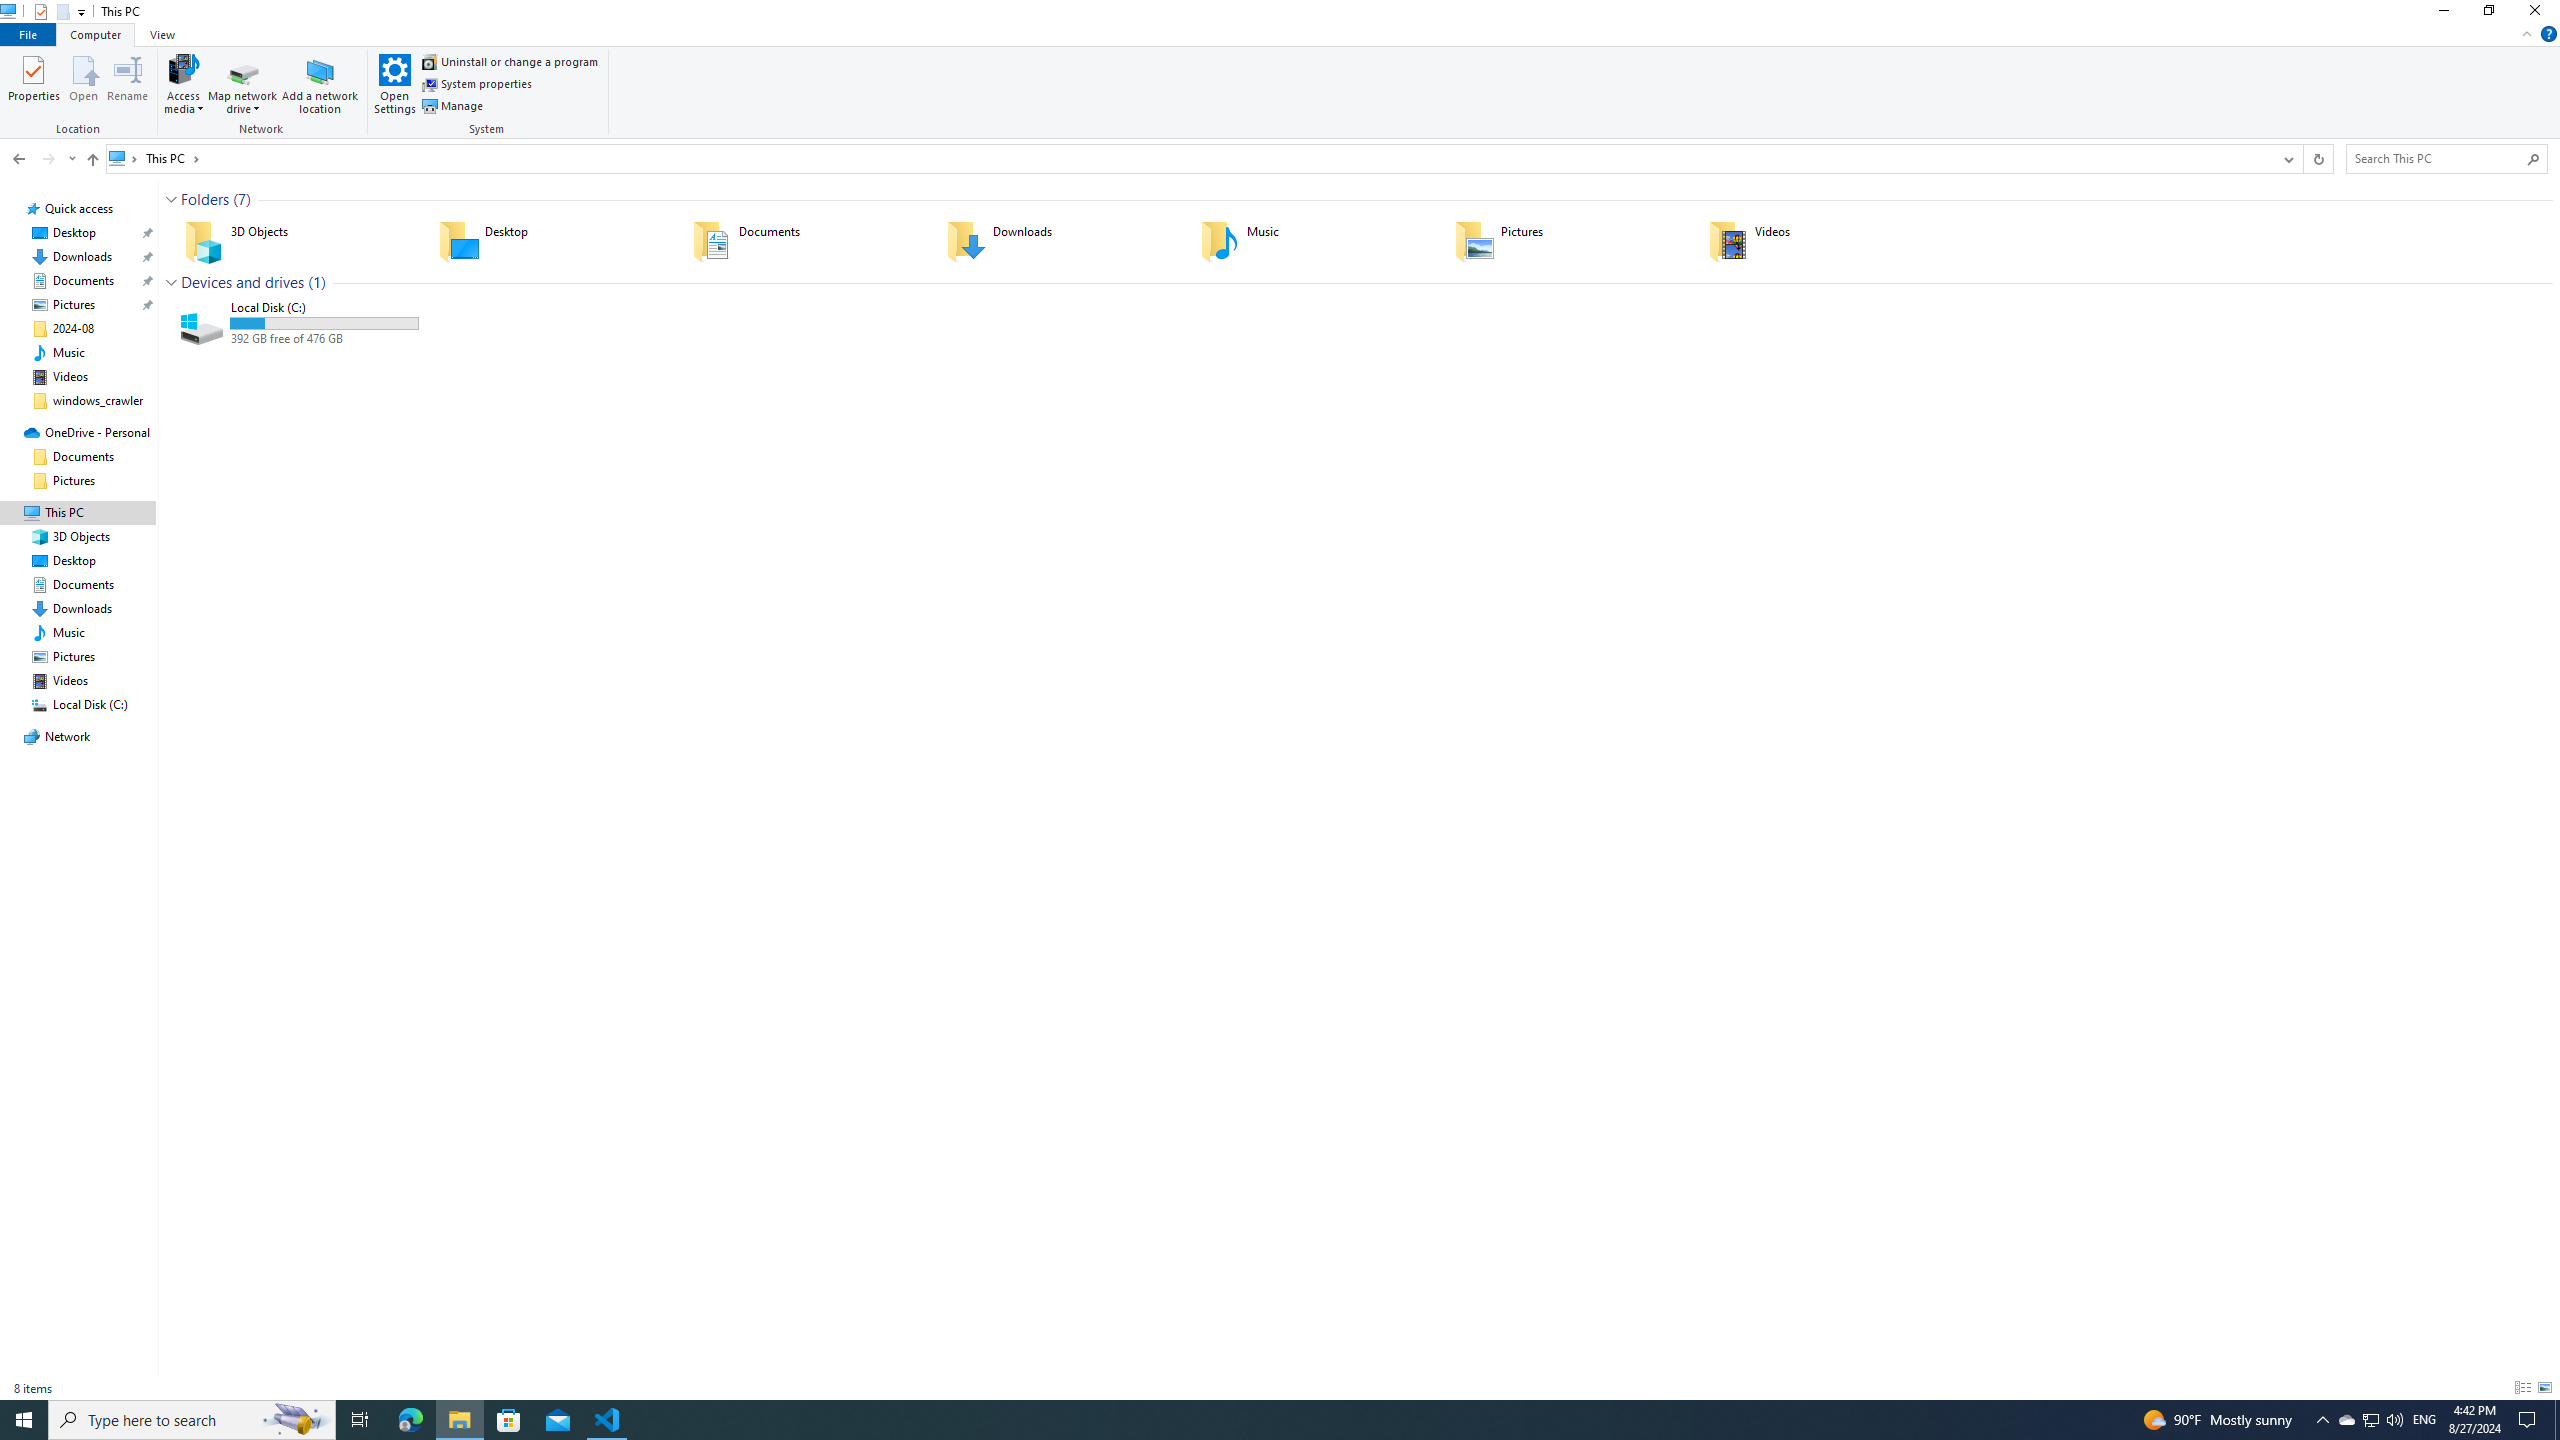  What do you see at coordinates (82, 279) in the screenshot?
I see `'Documents (pinned)'` at bounding box center [82, 279].